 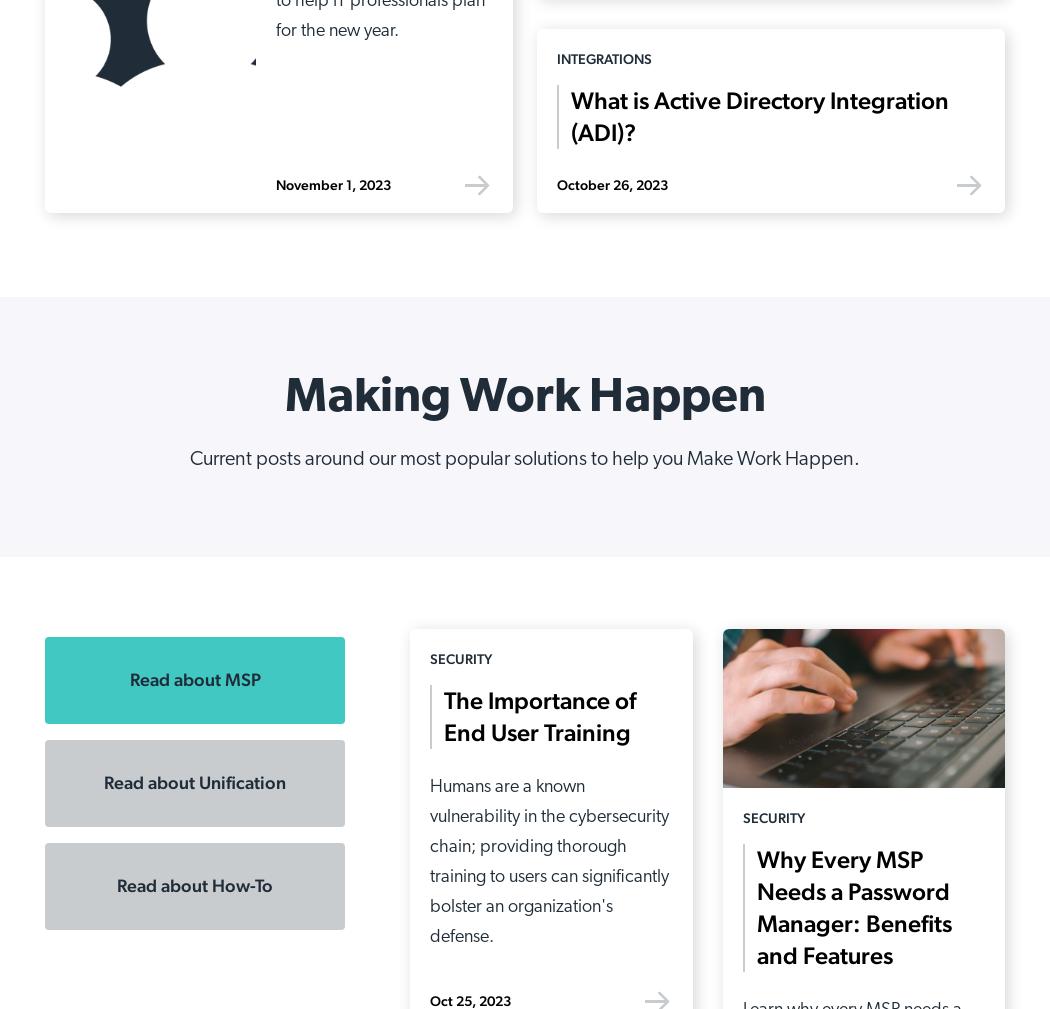 I want to click on 'Multi-Factor Authentication', so click(x=352, y=555).